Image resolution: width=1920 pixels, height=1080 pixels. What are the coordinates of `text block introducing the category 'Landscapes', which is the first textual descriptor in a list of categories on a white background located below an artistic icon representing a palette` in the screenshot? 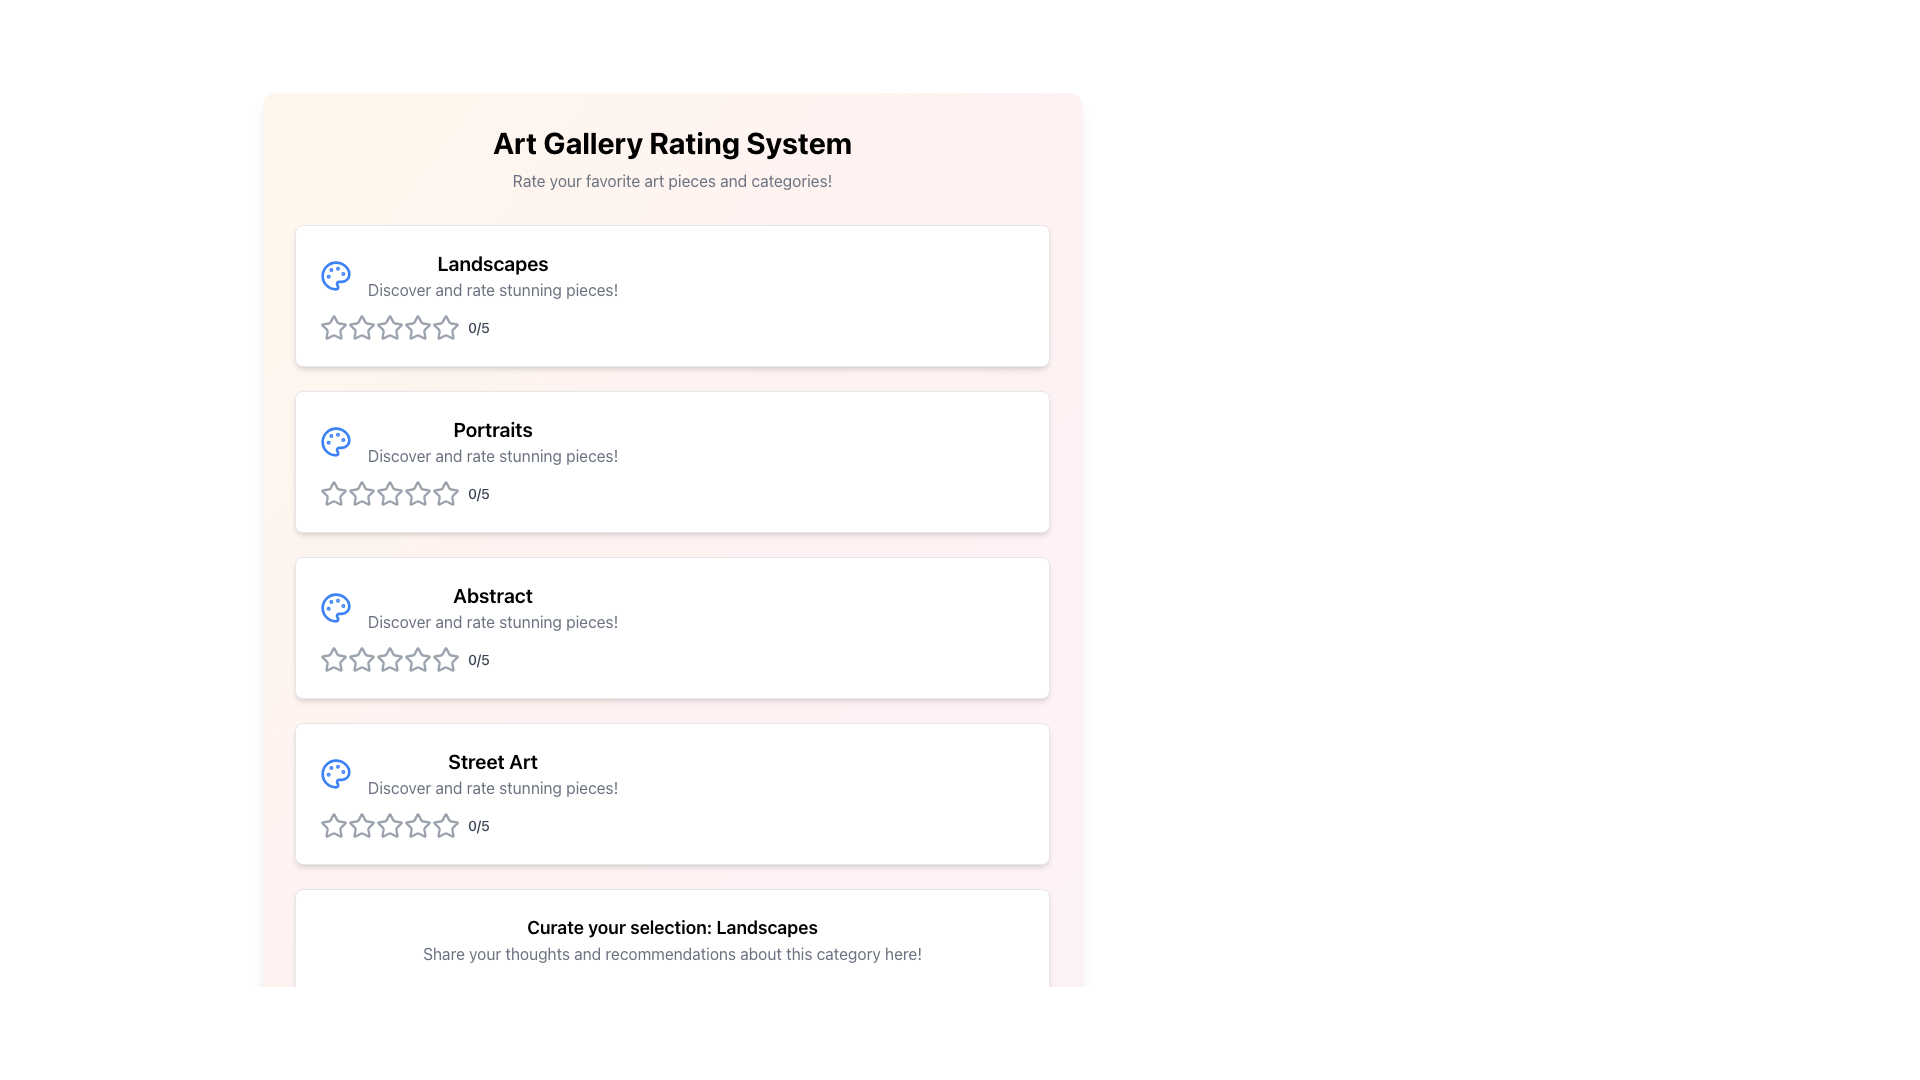 It's located at (493, 276).